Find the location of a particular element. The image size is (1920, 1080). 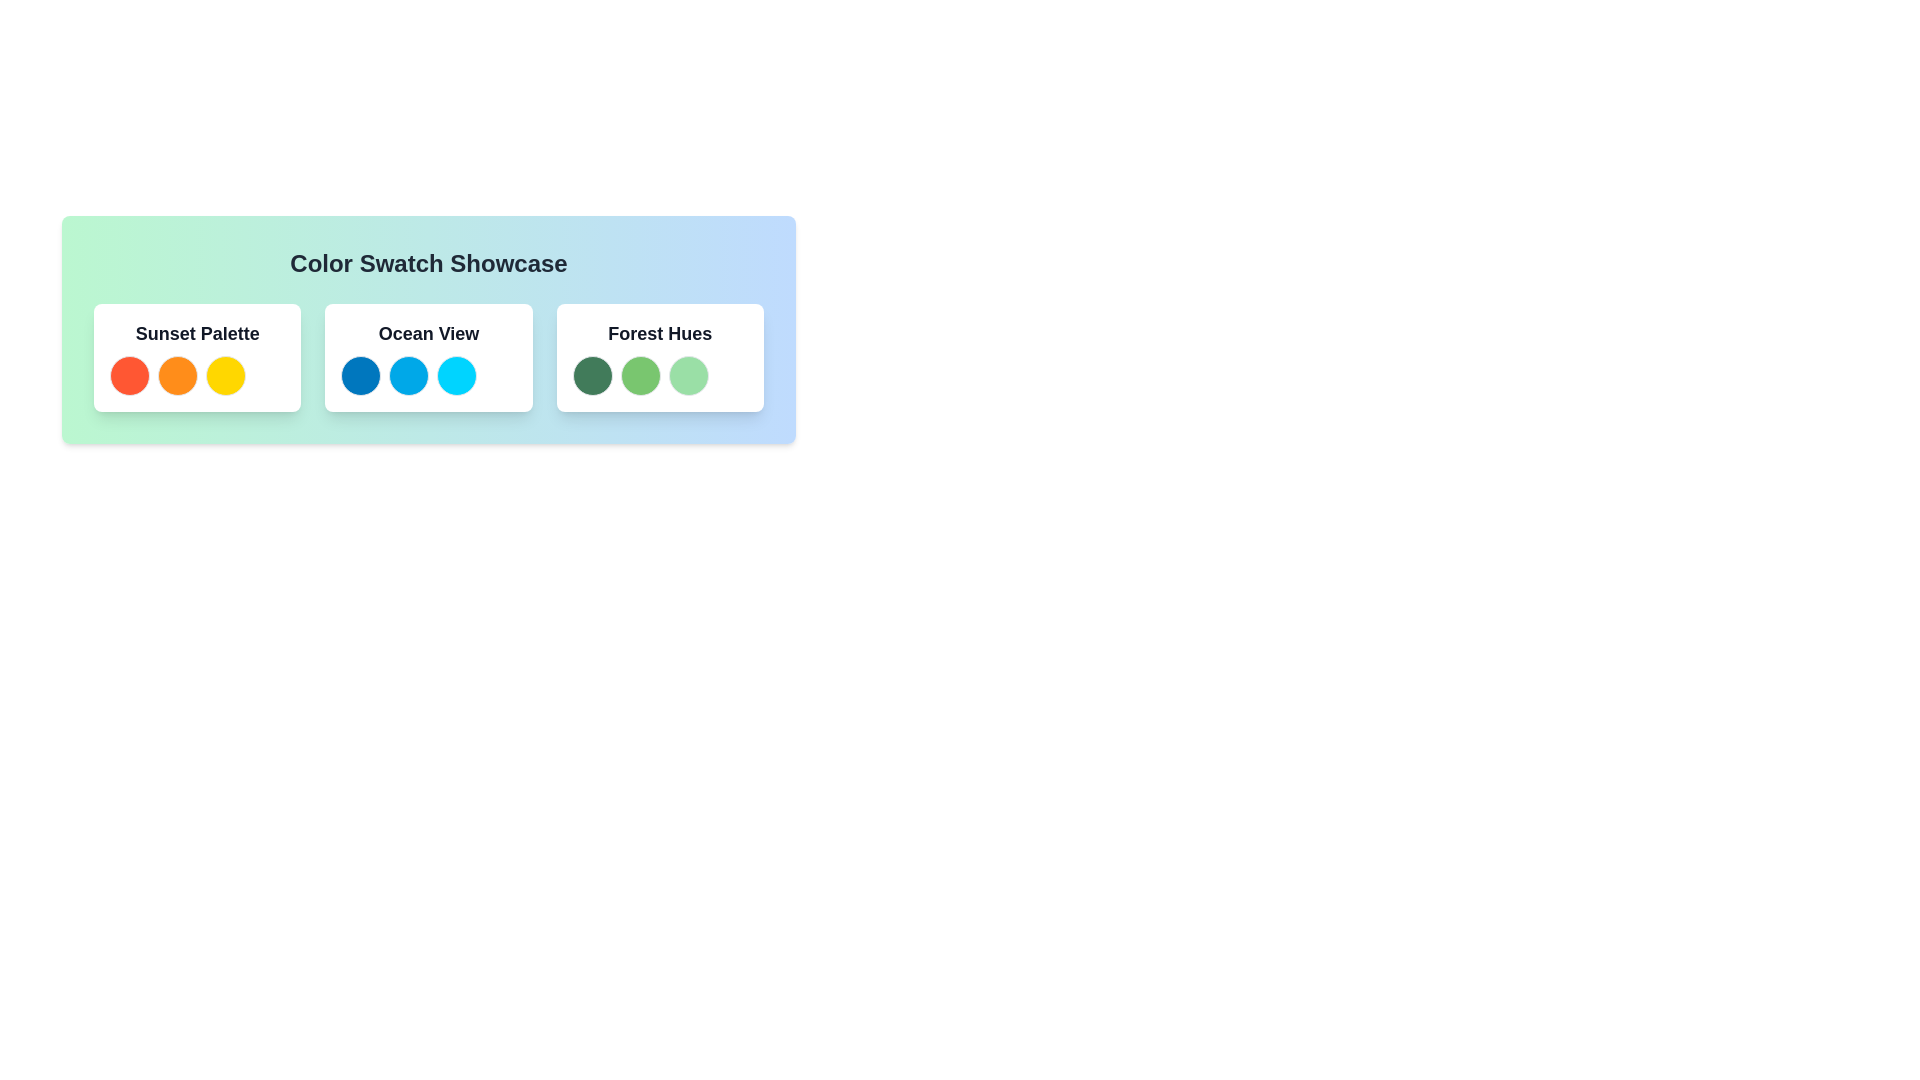

the Color swatch group consisting of three circular color swatches (red, orange, yellow) located within the 'Sunset Palette' card is located at coordinates (197, 375).